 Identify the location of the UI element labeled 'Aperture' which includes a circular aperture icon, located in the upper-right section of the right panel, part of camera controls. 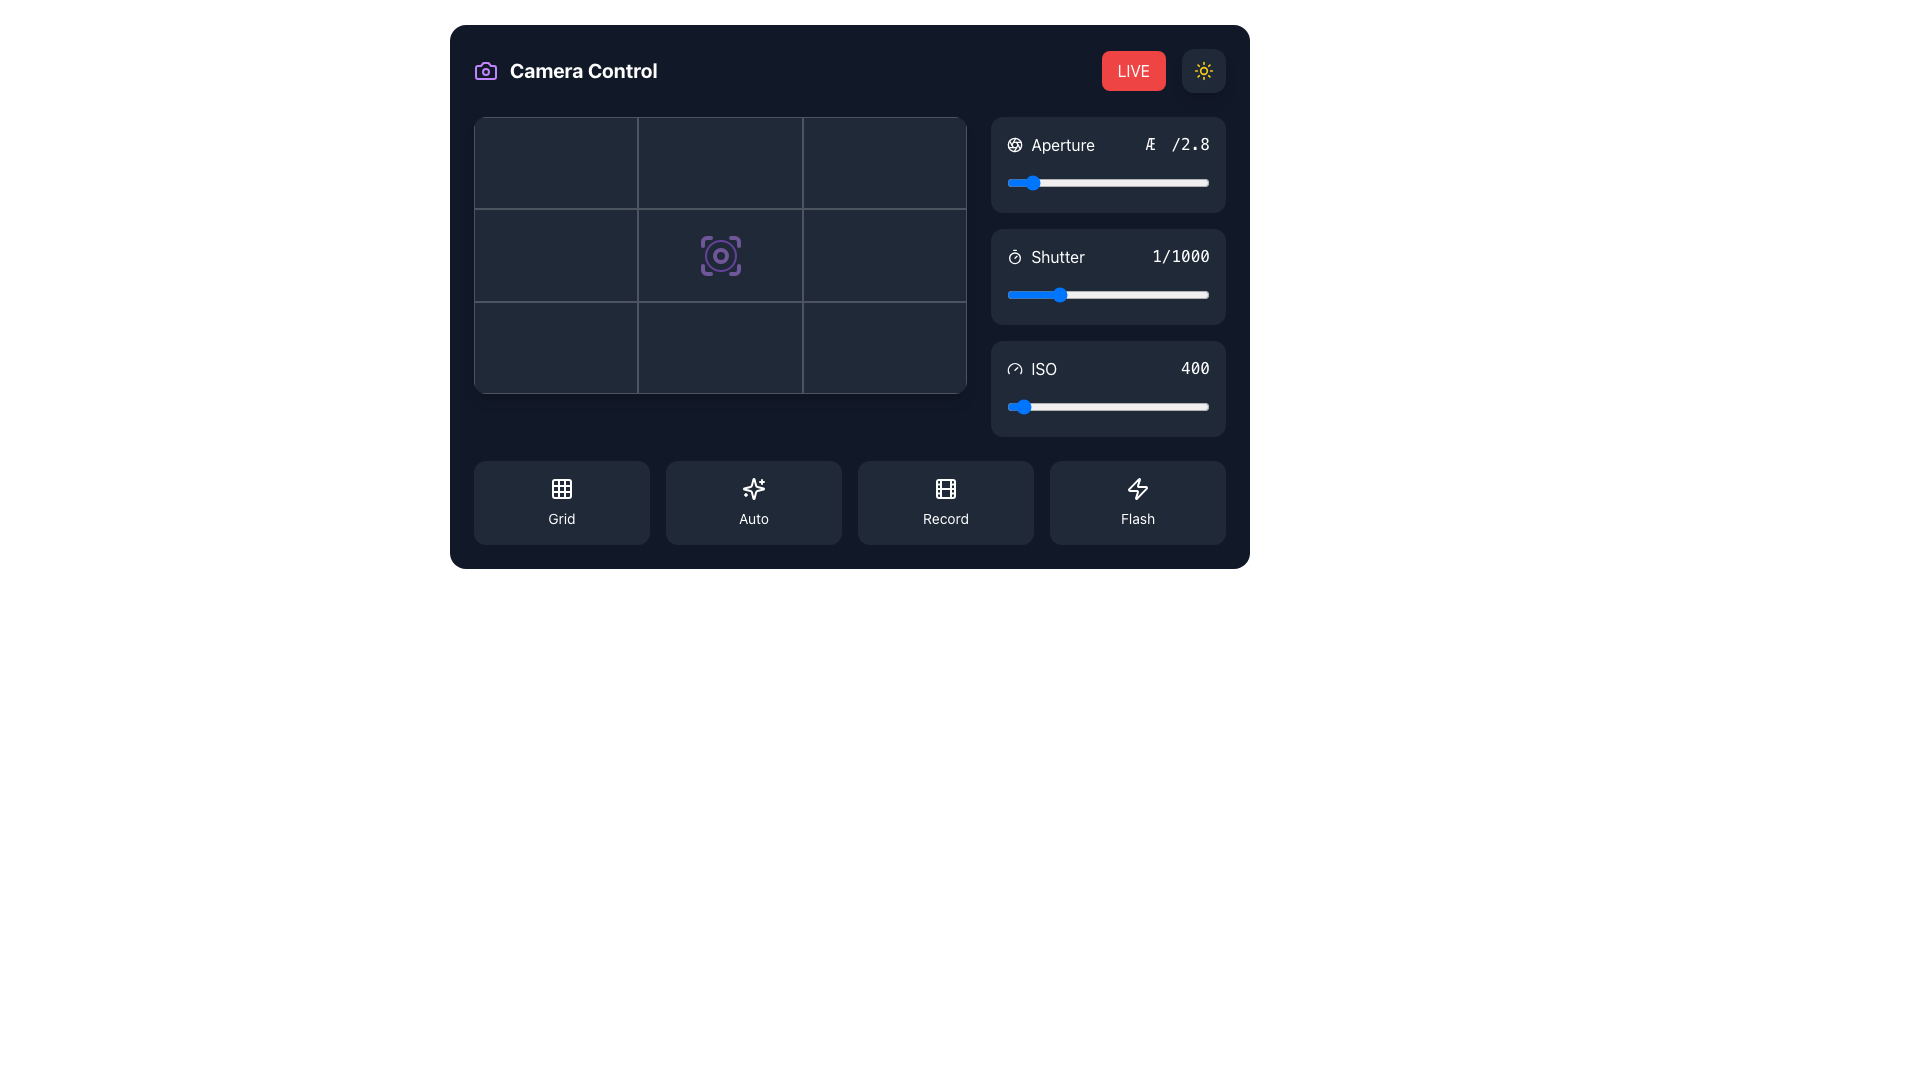
(1050, 144).